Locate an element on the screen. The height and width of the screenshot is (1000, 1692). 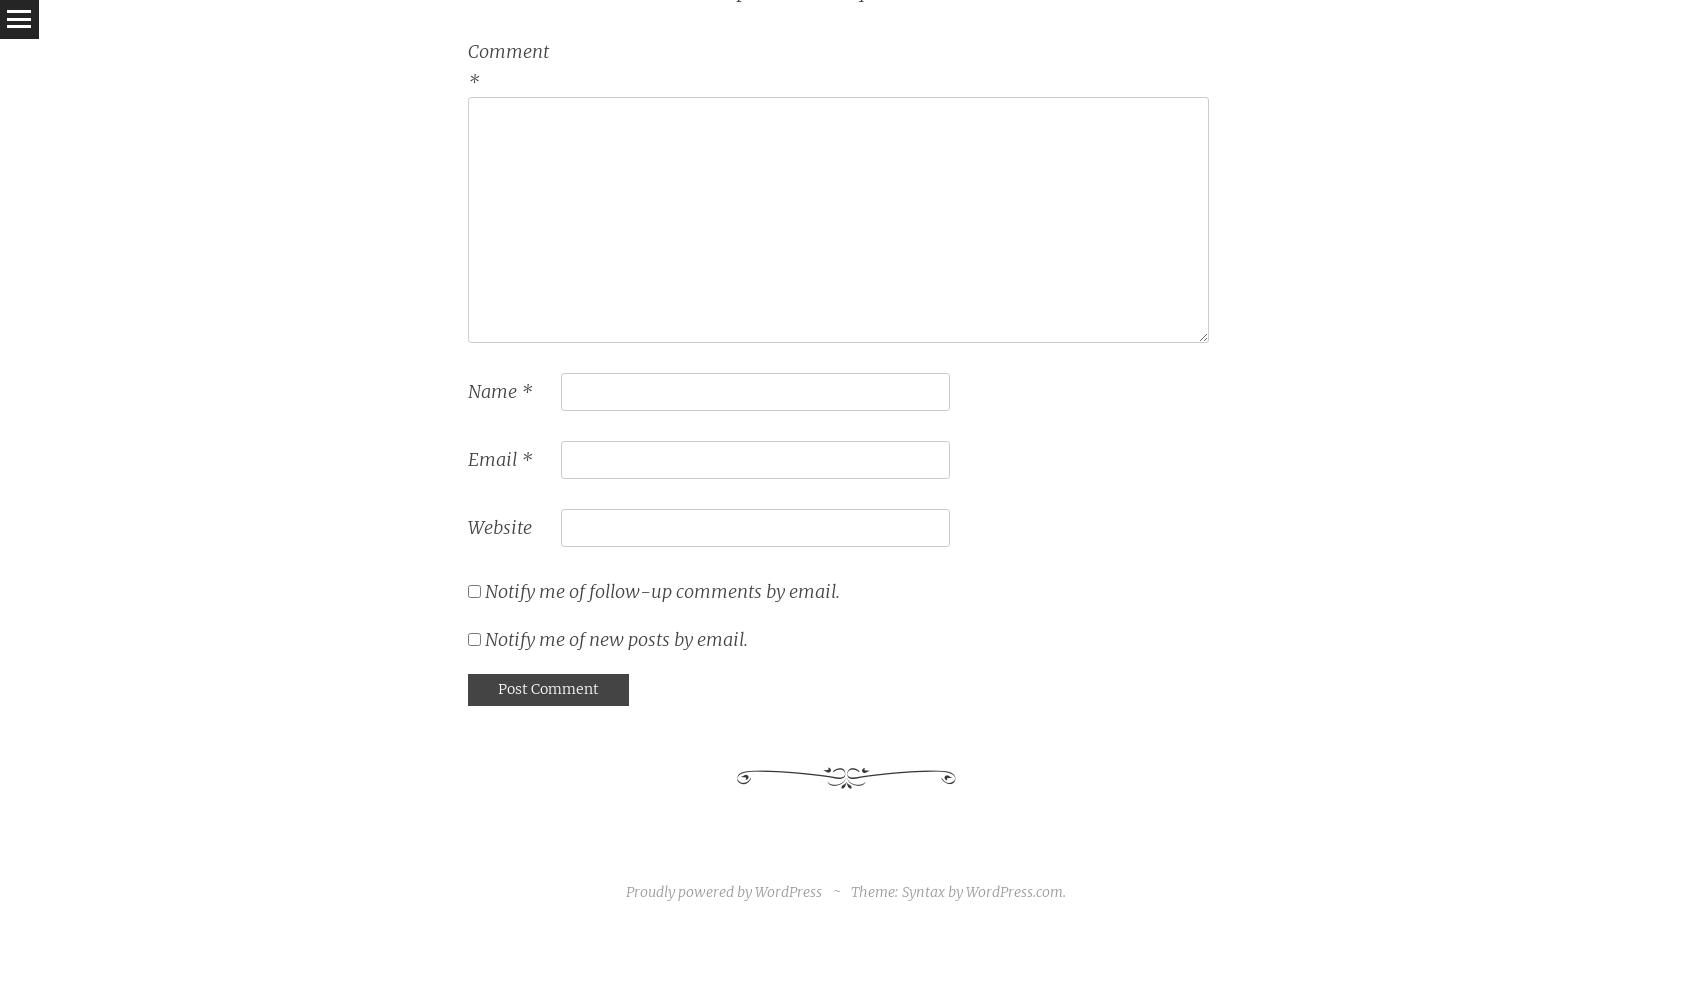
'~' is located at coordinates (837, 891).